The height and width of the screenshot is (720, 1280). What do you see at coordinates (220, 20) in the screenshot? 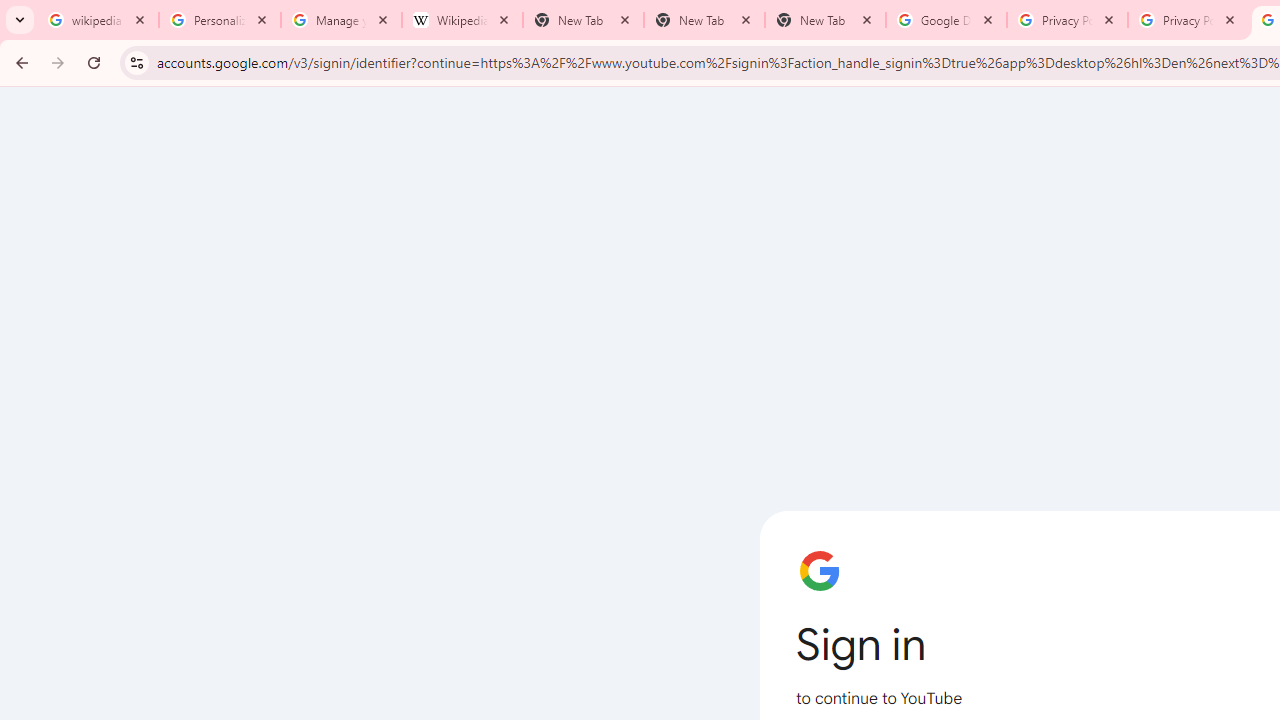
I see `'Personalization & Google Search results - Google Search Help'` at bounding box center [220, 20].